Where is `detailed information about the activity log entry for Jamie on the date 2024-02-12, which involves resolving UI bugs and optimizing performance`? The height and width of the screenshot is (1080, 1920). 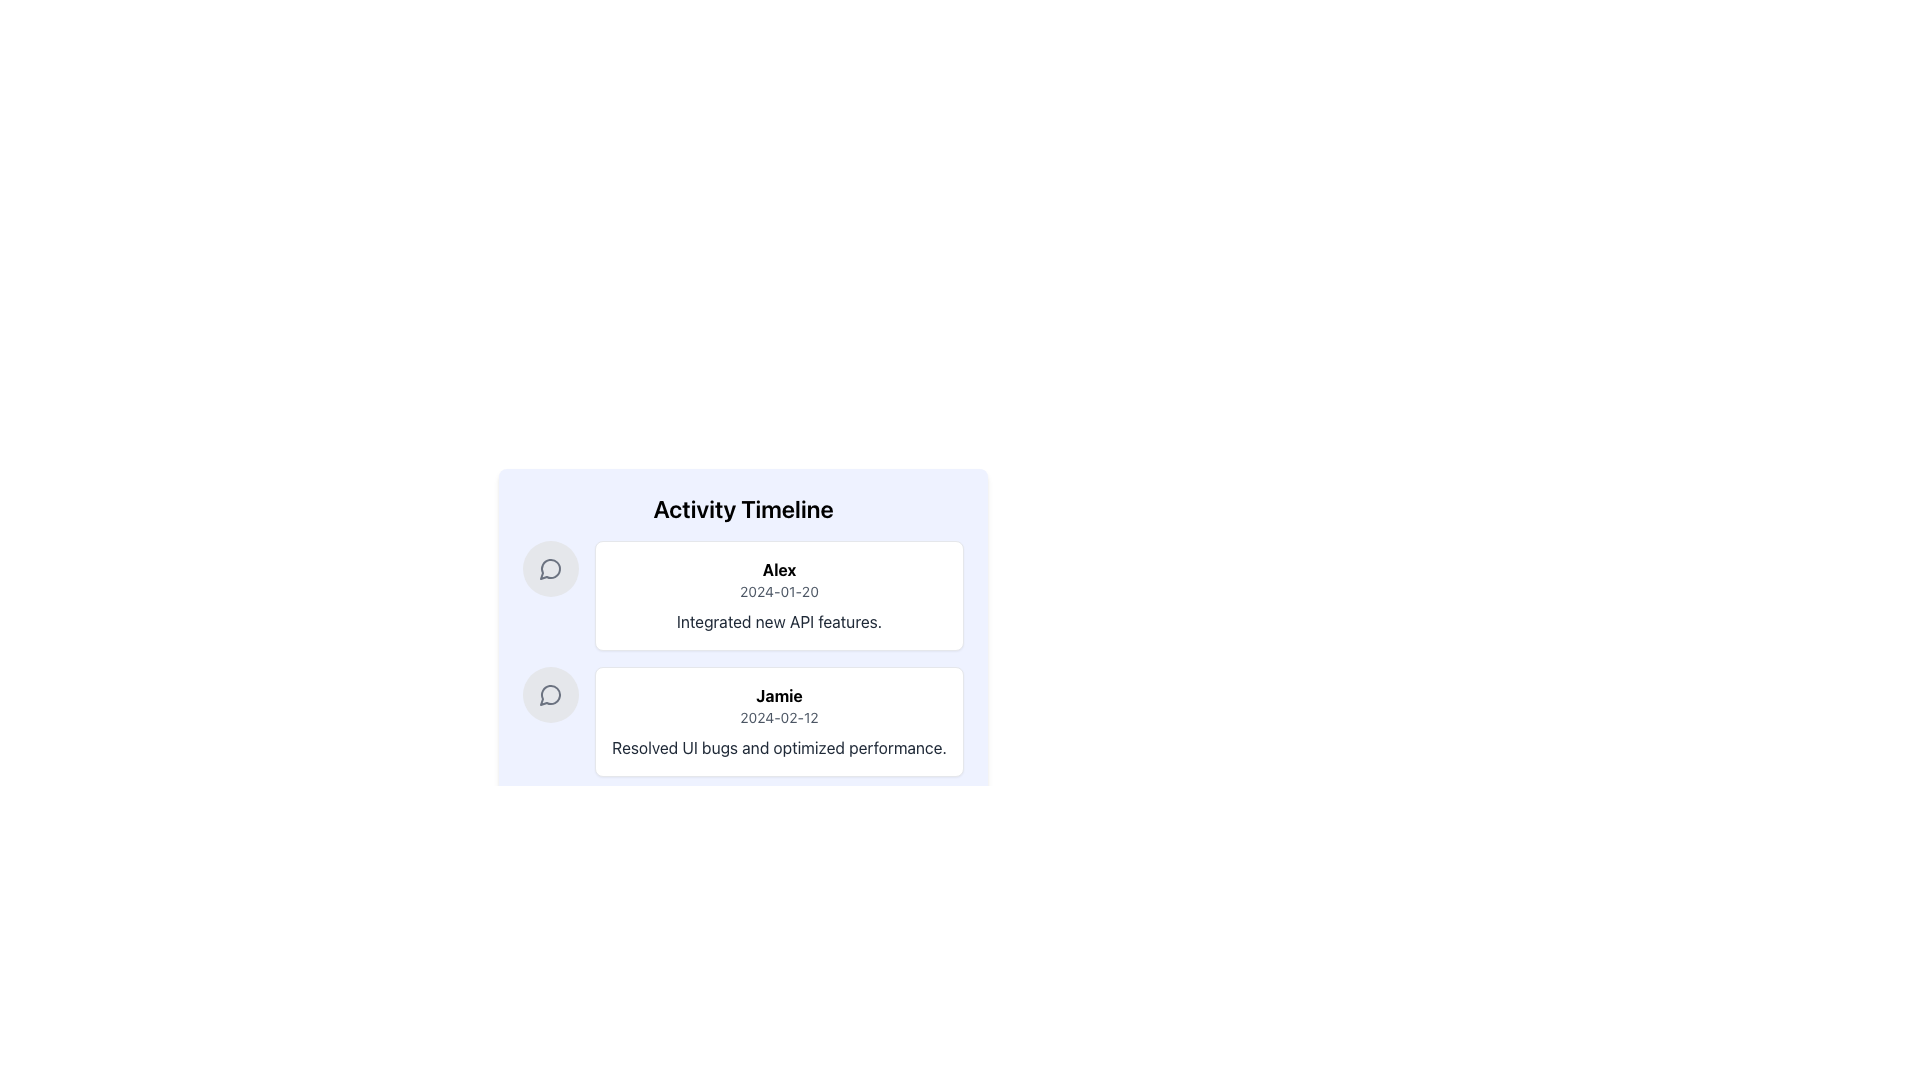 detailed information about the activity log entry for Jamie on the date 2024-02-12, which involves resolving UI bugs and optimizing performance is located at coordinates (742, 721).